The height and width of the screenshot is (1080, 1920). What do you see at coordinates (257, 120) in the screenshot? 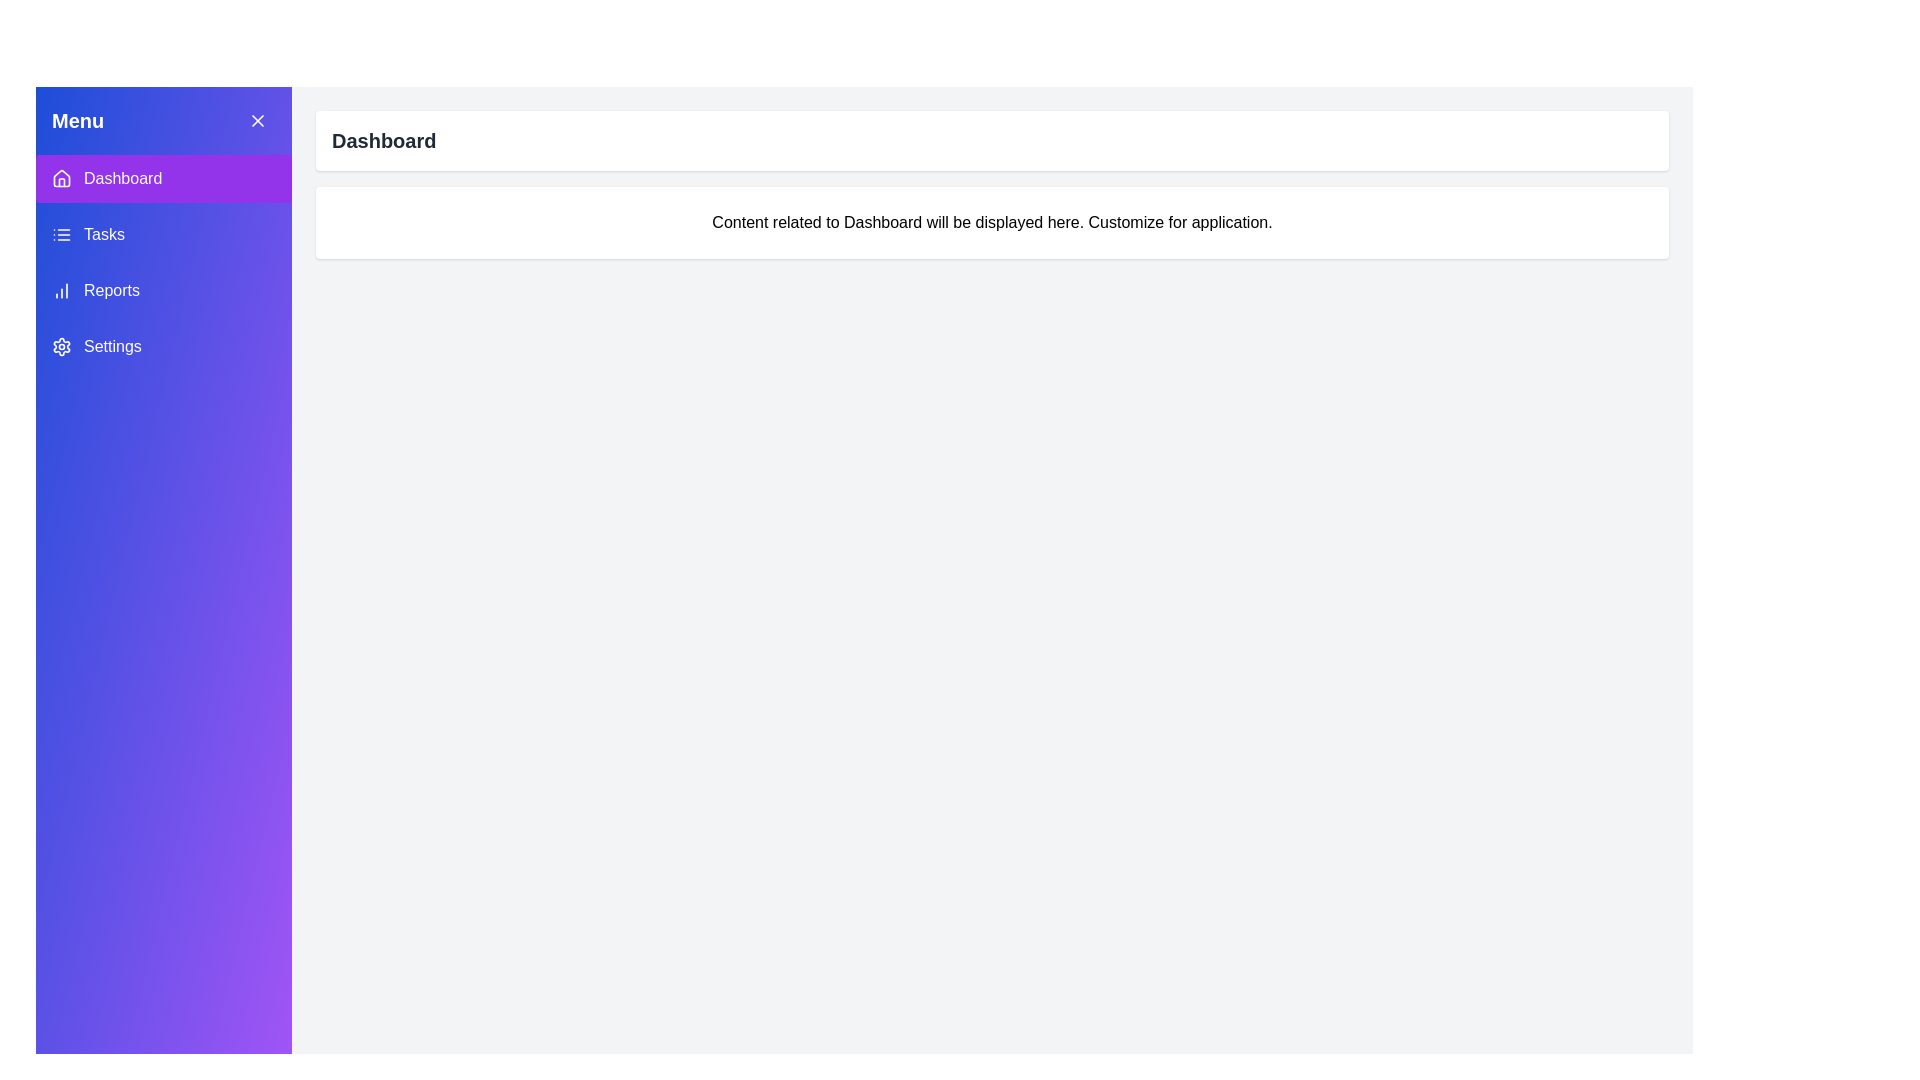
I see `the close (X) button to toggle the visibility of the drawer menu` at bounding box center [257, 120].